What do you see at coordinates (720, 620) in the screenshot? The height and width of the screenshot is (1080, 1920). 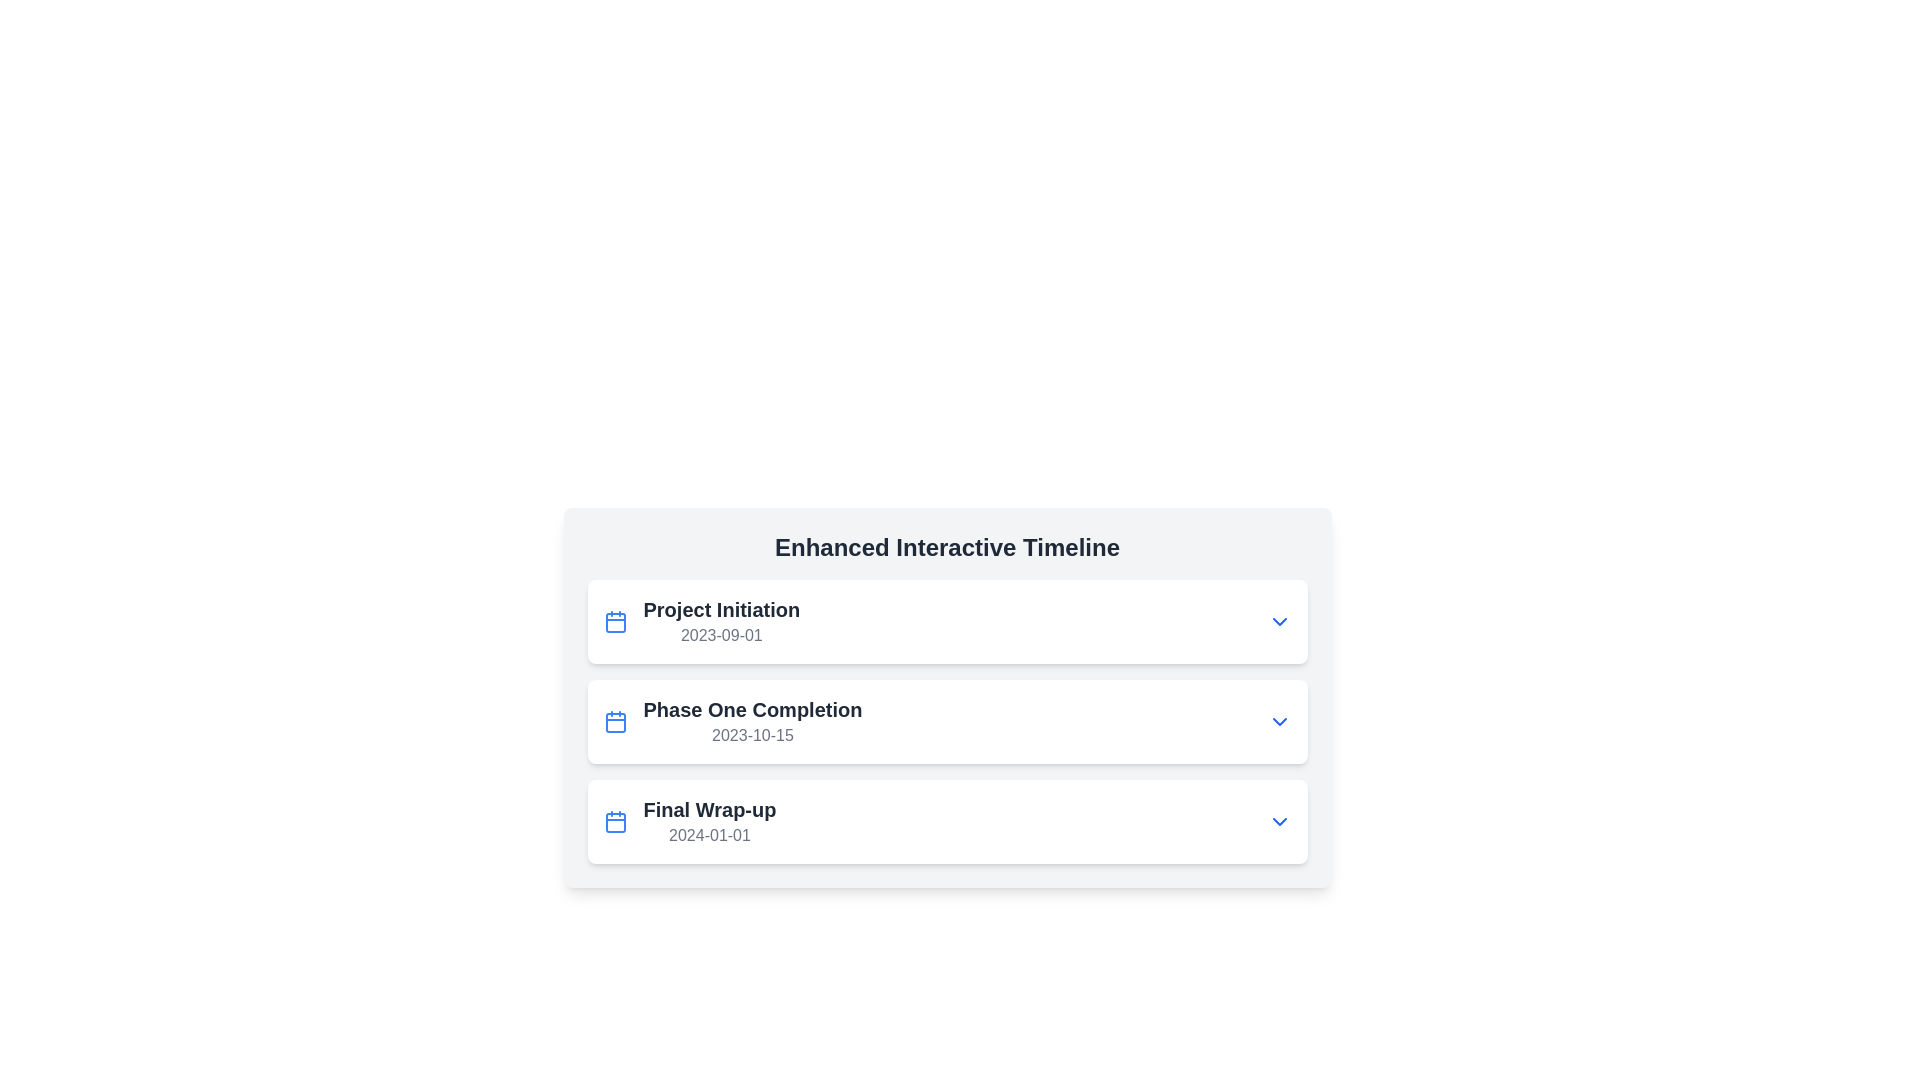 I see `the timeline event label 'Project Initiation'` at bounding box center [720, 620].